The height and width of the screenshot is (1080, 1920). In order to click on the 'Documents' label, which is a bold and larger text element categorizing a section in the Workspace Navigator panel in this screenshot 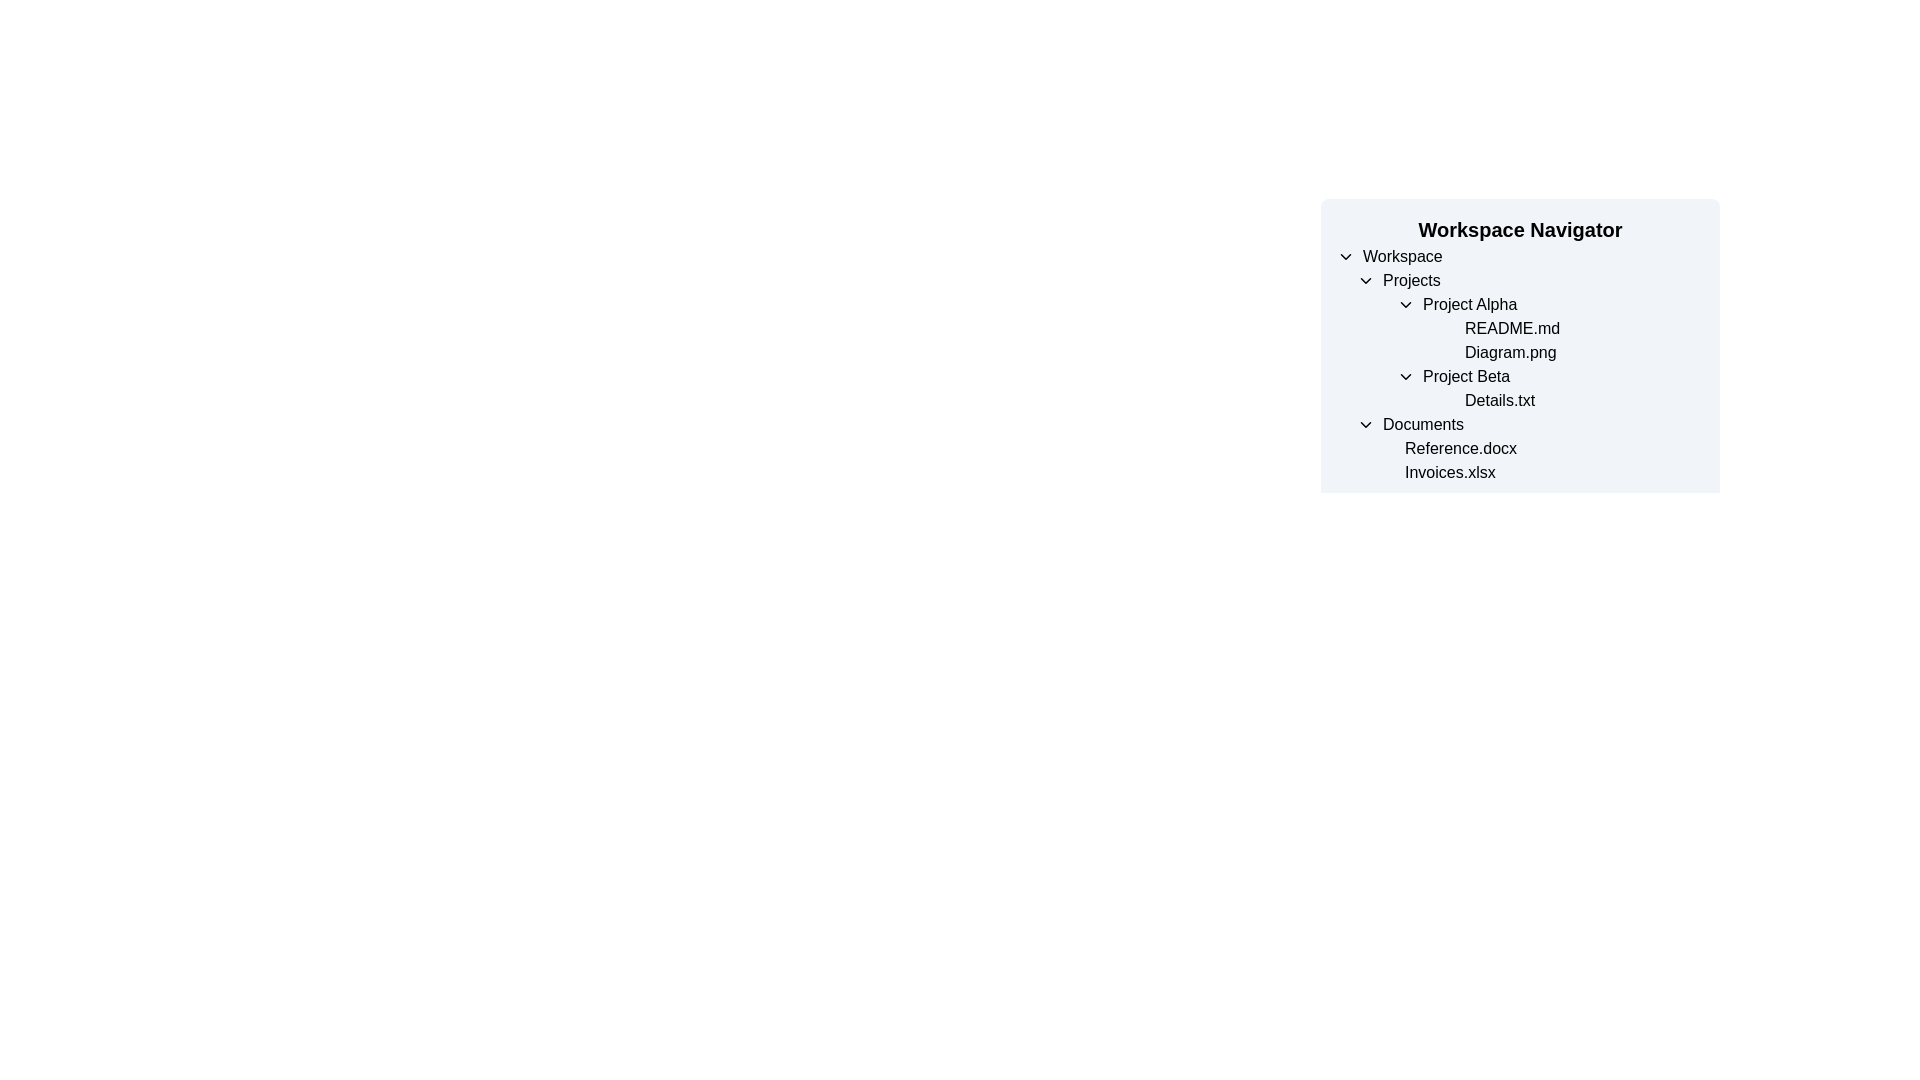, I will do `click(1422, 423)`.